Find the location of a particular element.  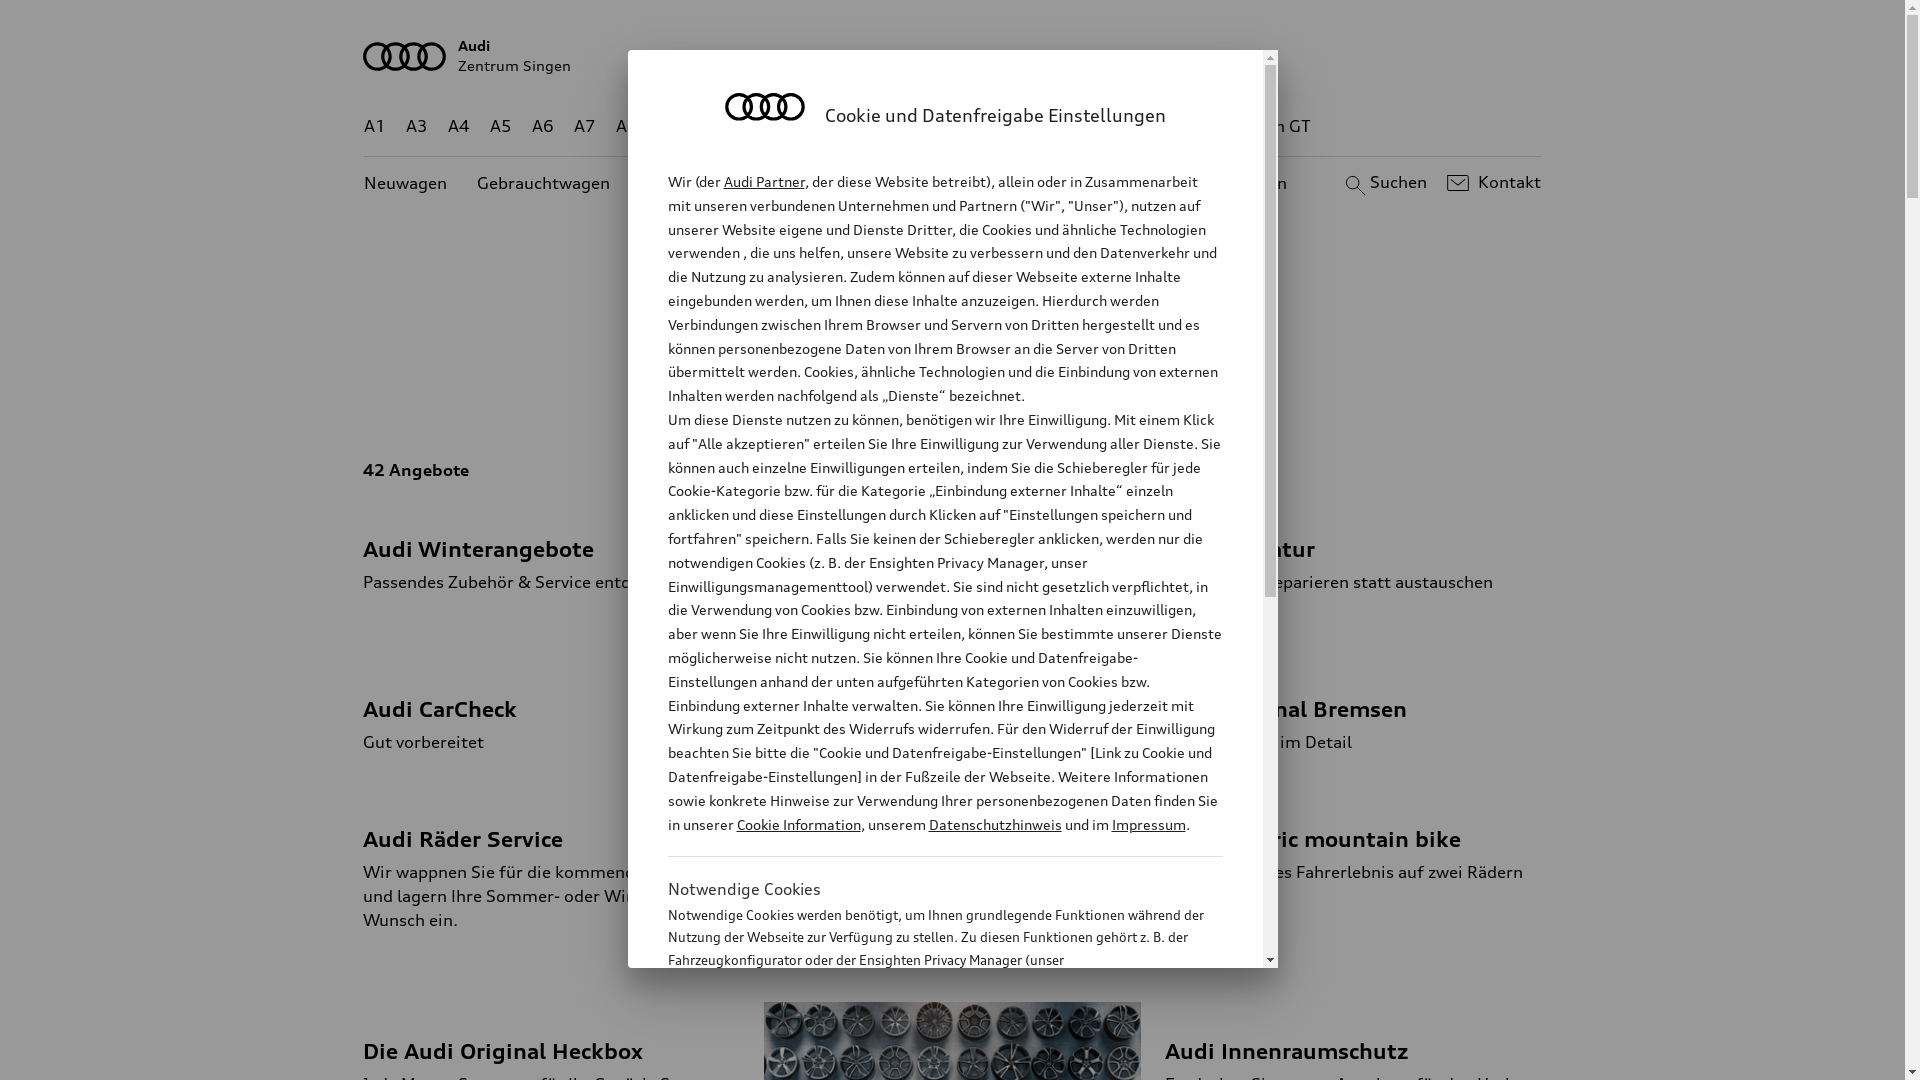

'Neuwagen' is located at coordinates (404, 183).